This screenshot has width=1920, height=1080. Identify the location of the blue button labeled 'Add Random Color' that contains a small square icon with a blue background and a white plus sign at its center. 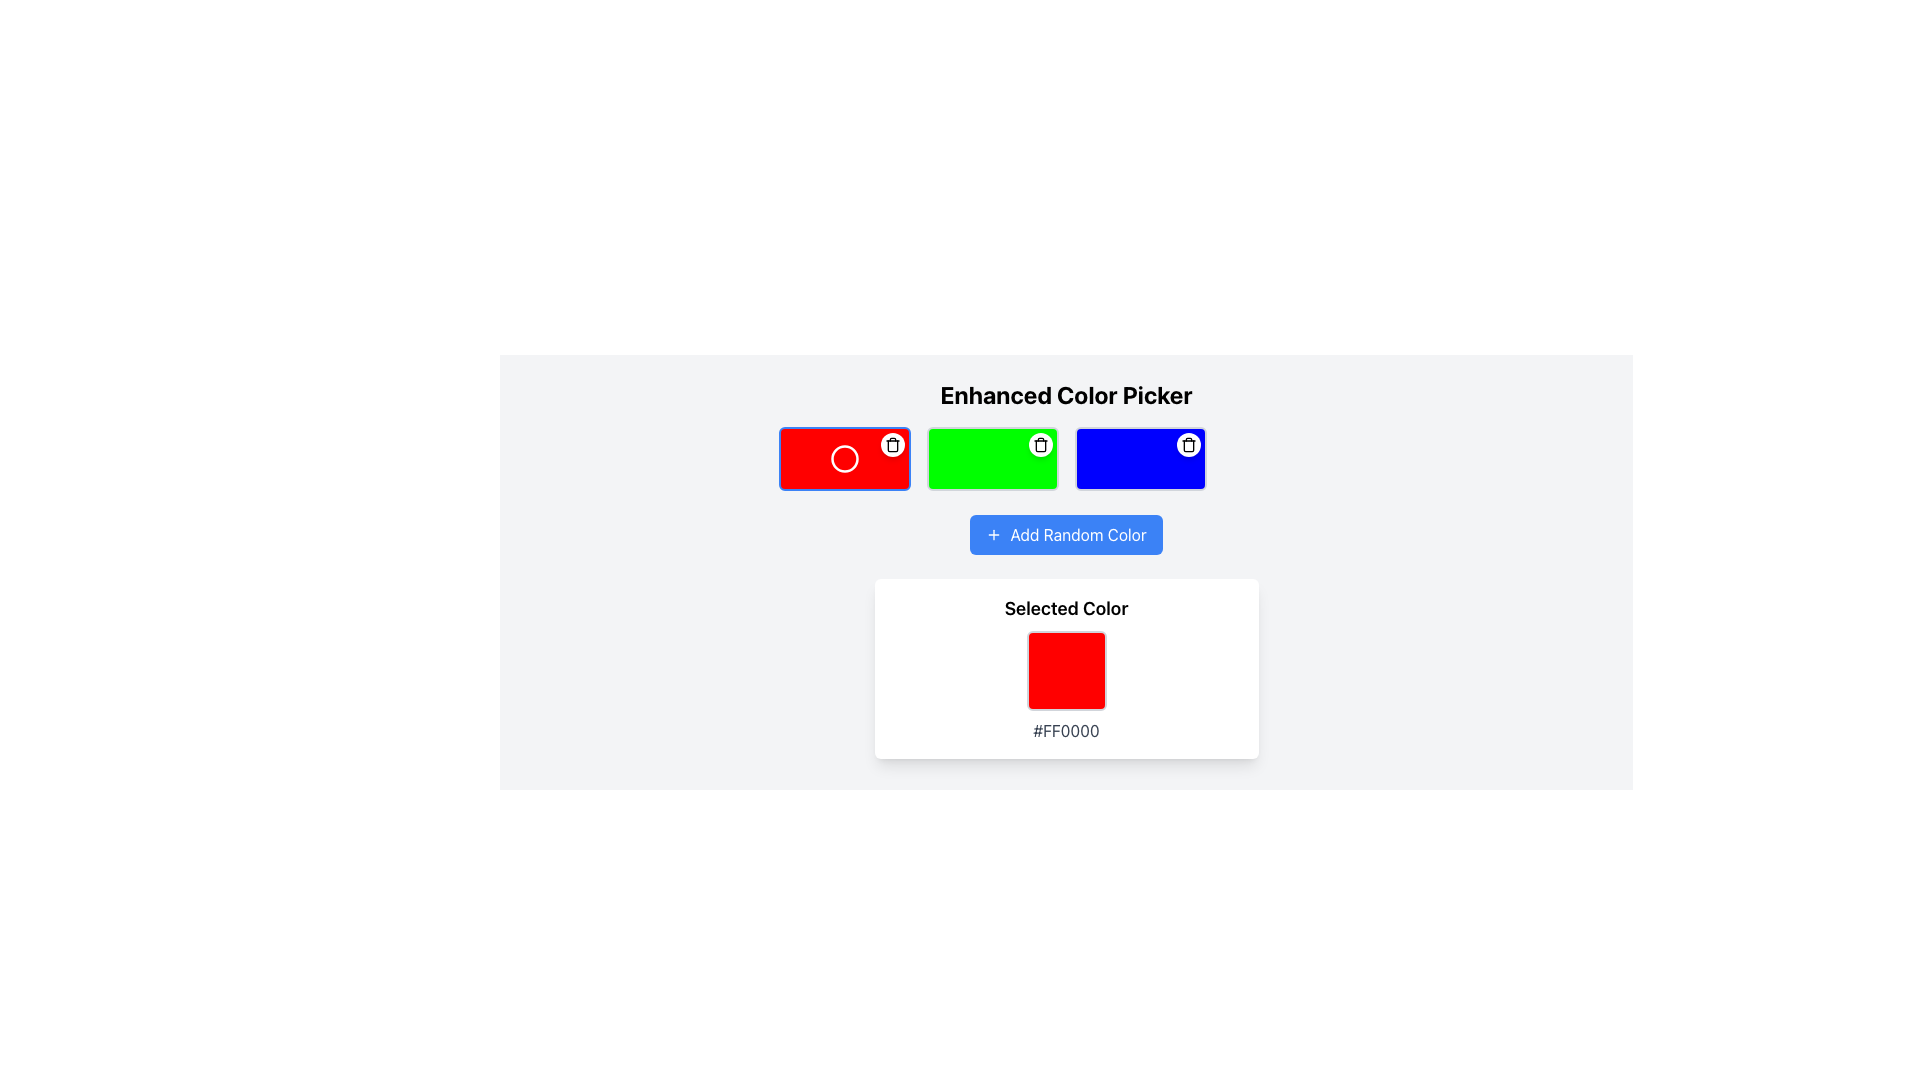
(994, 534).